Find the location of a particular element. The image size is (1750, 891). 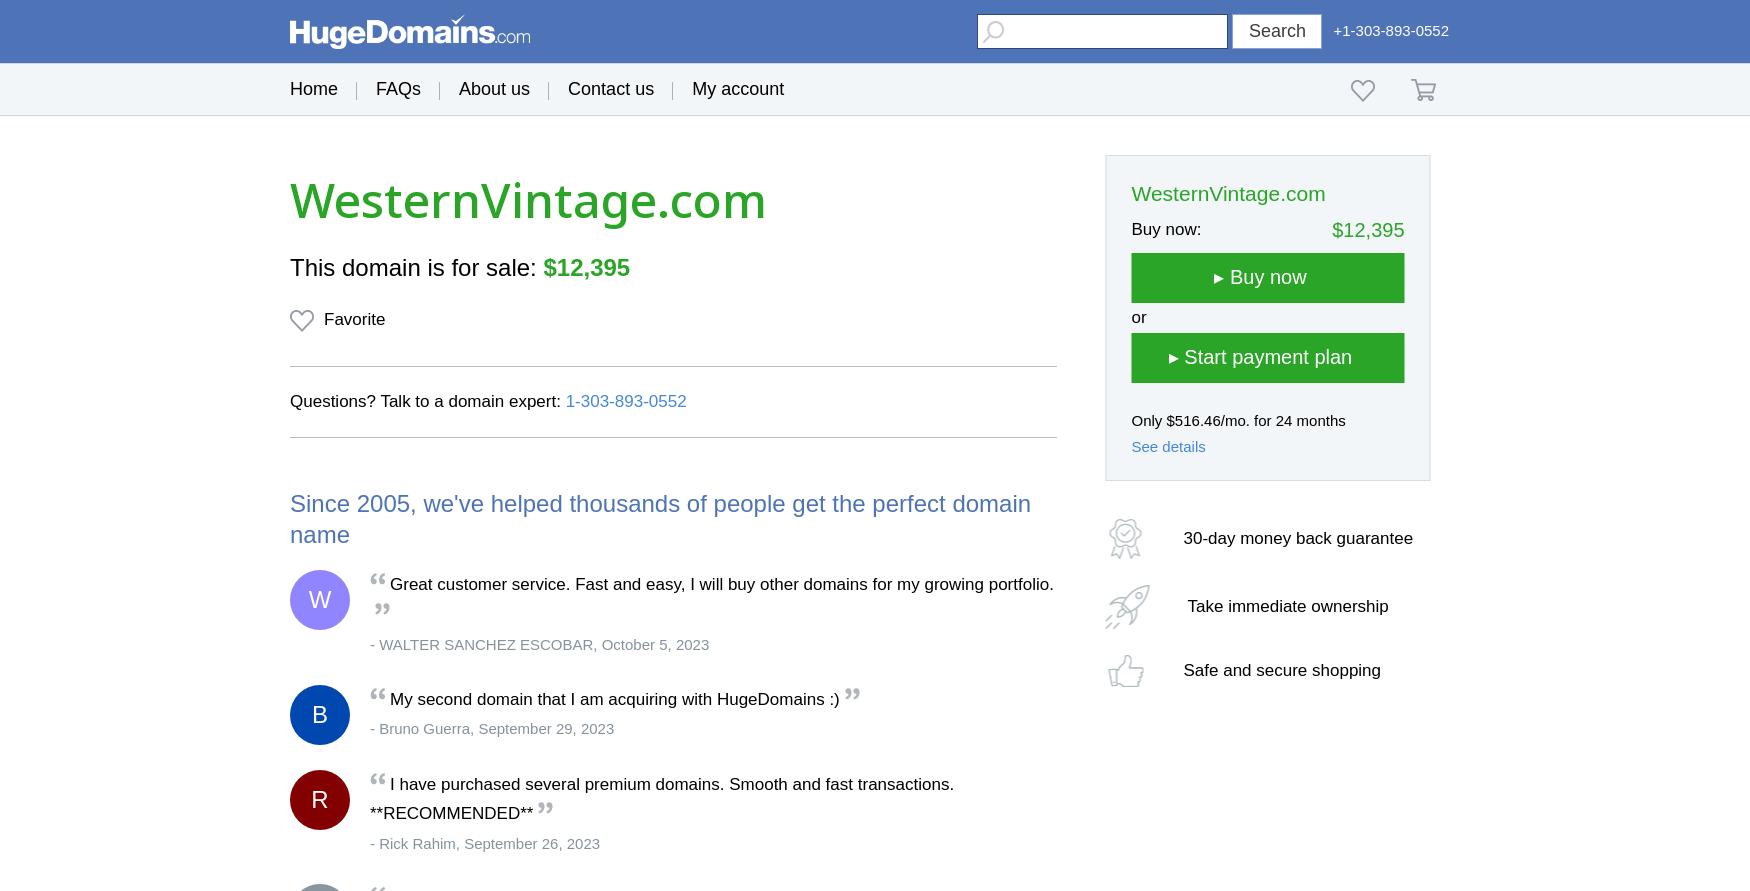

'Favorite' is located at coordinates (354, 318).